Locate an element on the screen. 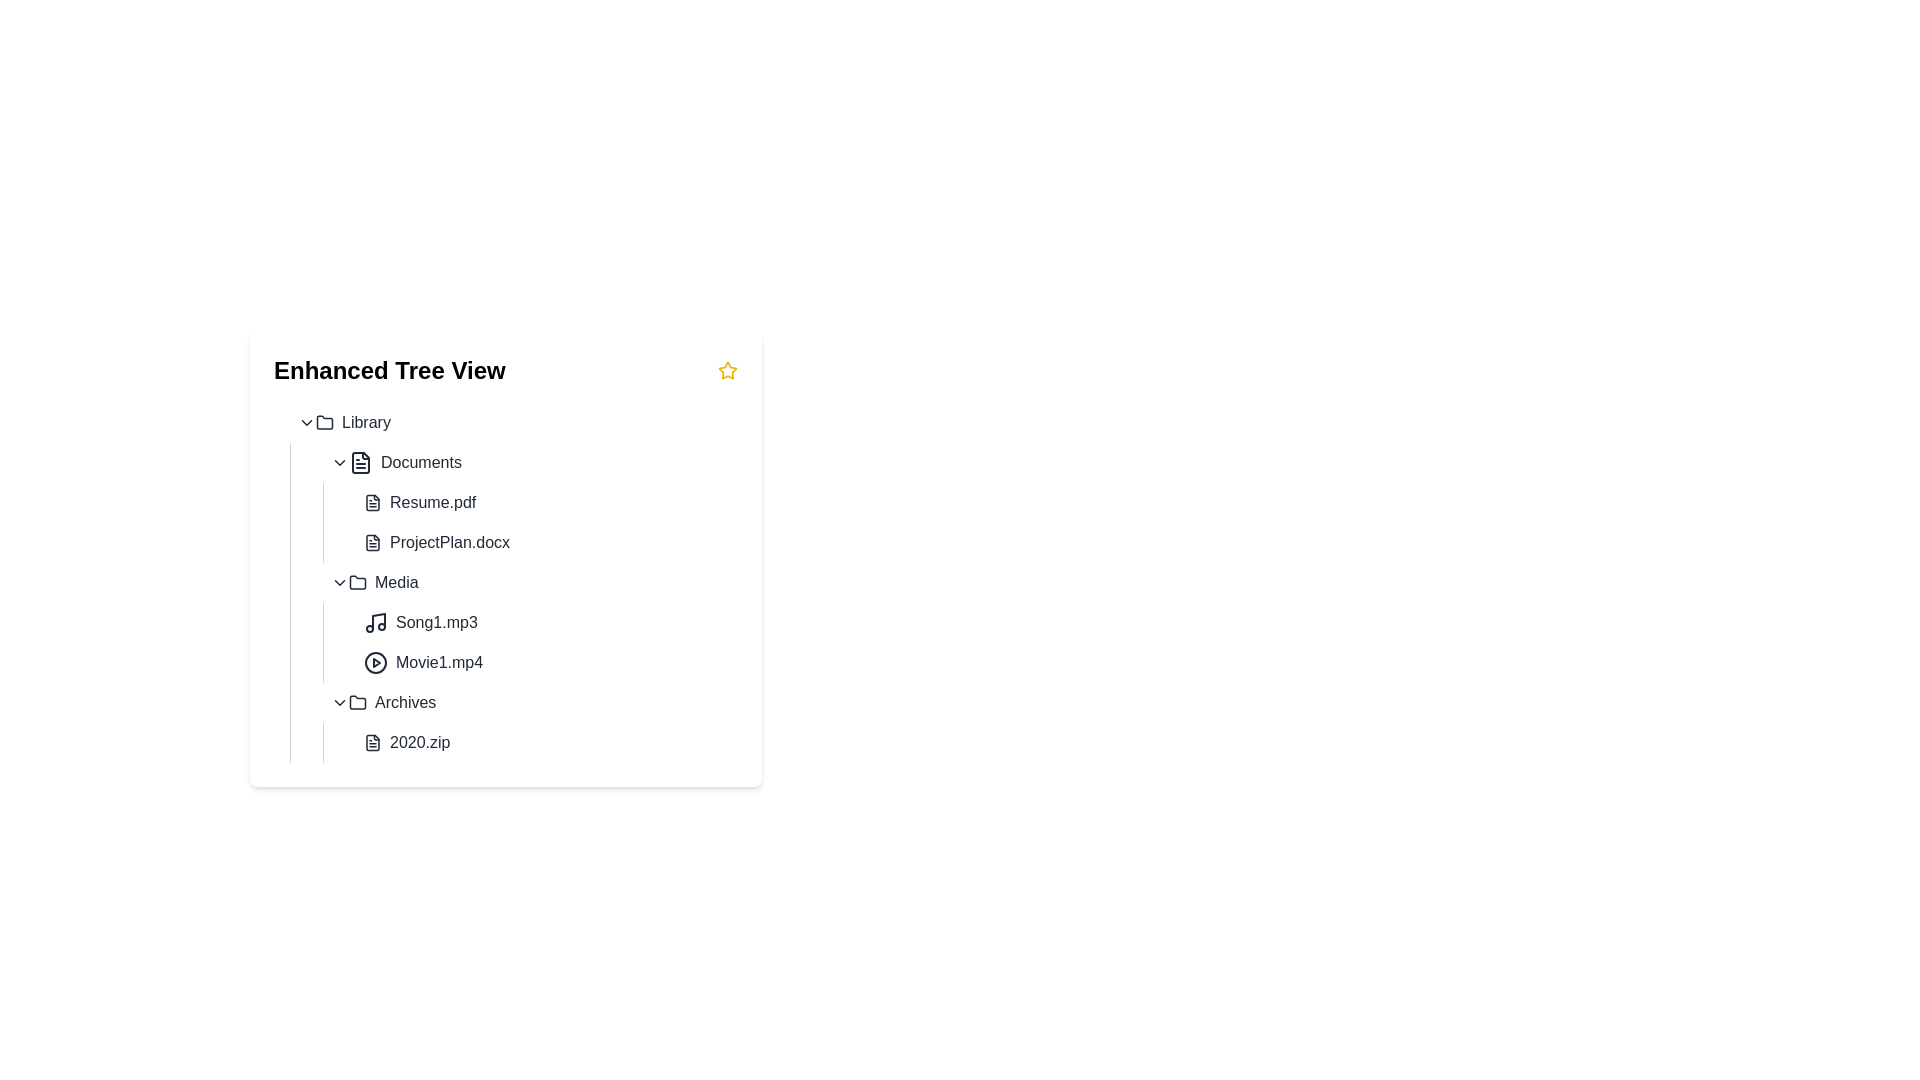  the circular shape of the play button icon for the 'Movie1.mp4' media entry in the tree view is located at coordinates (375, 663).